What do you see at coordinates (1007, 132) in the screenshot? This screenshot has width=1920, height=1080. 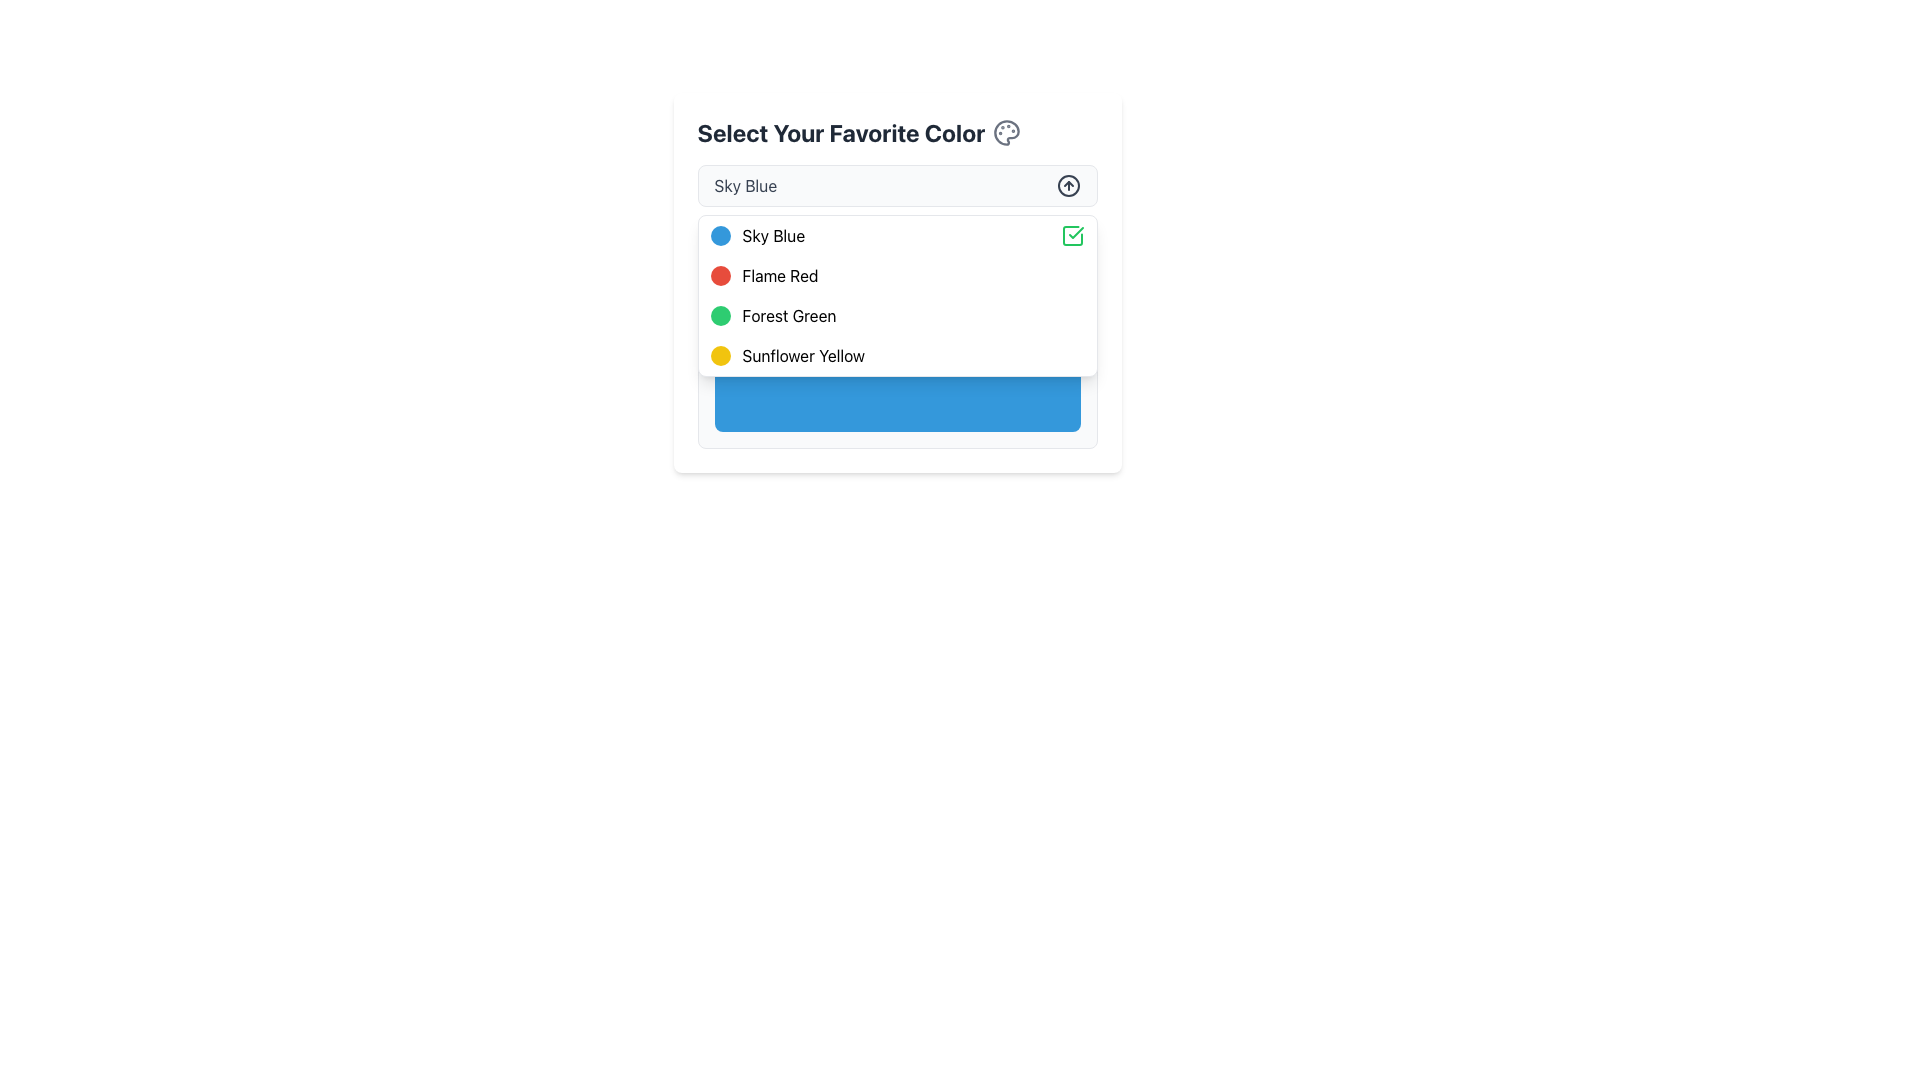 I see `the color selection palette icon located in the header section next to 'Select Your Favorite Color'` at bounding box center [1007, 132].